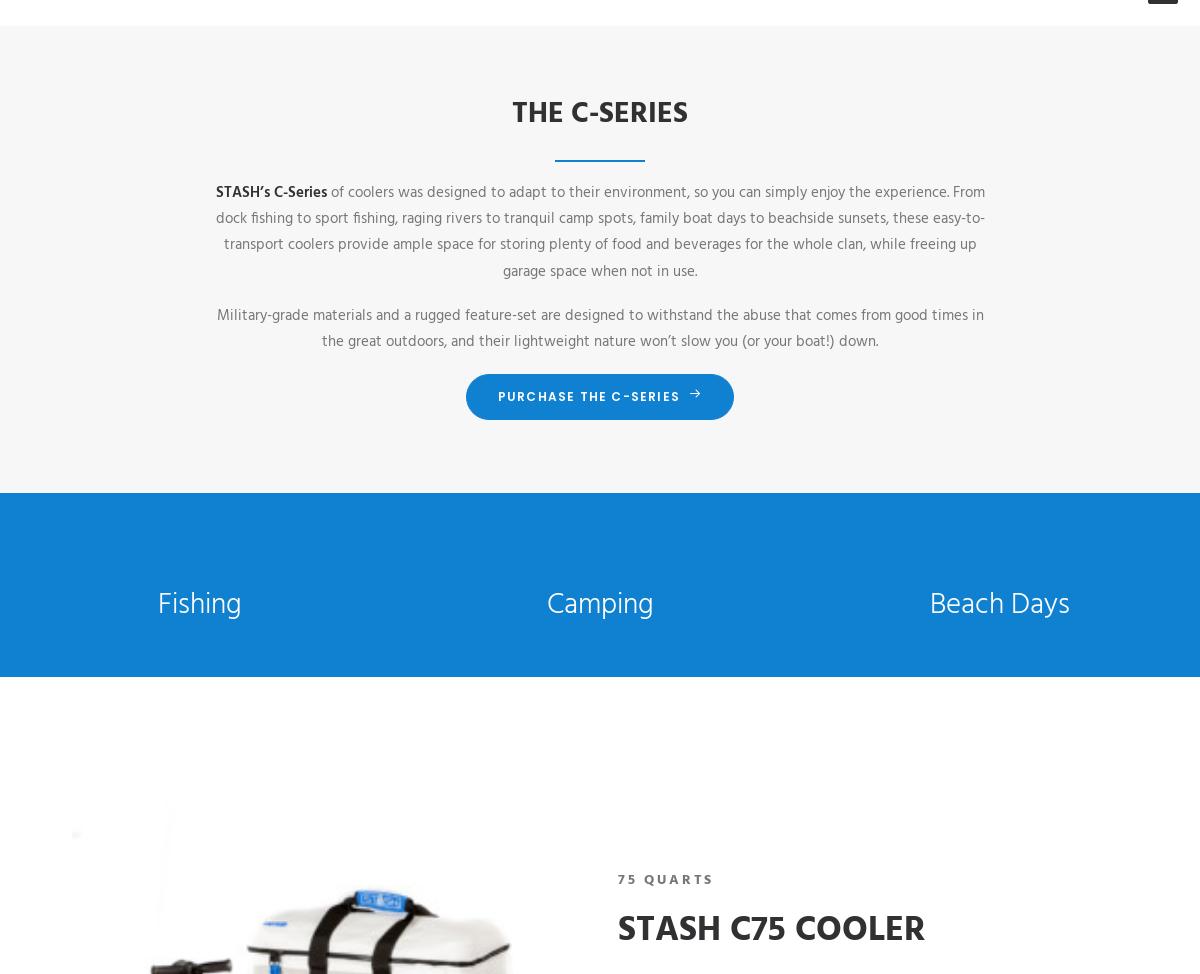 The image size is (1200, 974). Describe the element at coordinates (269, 191) in the screenshot. I see `'STASH’s C-Series'` at that location.